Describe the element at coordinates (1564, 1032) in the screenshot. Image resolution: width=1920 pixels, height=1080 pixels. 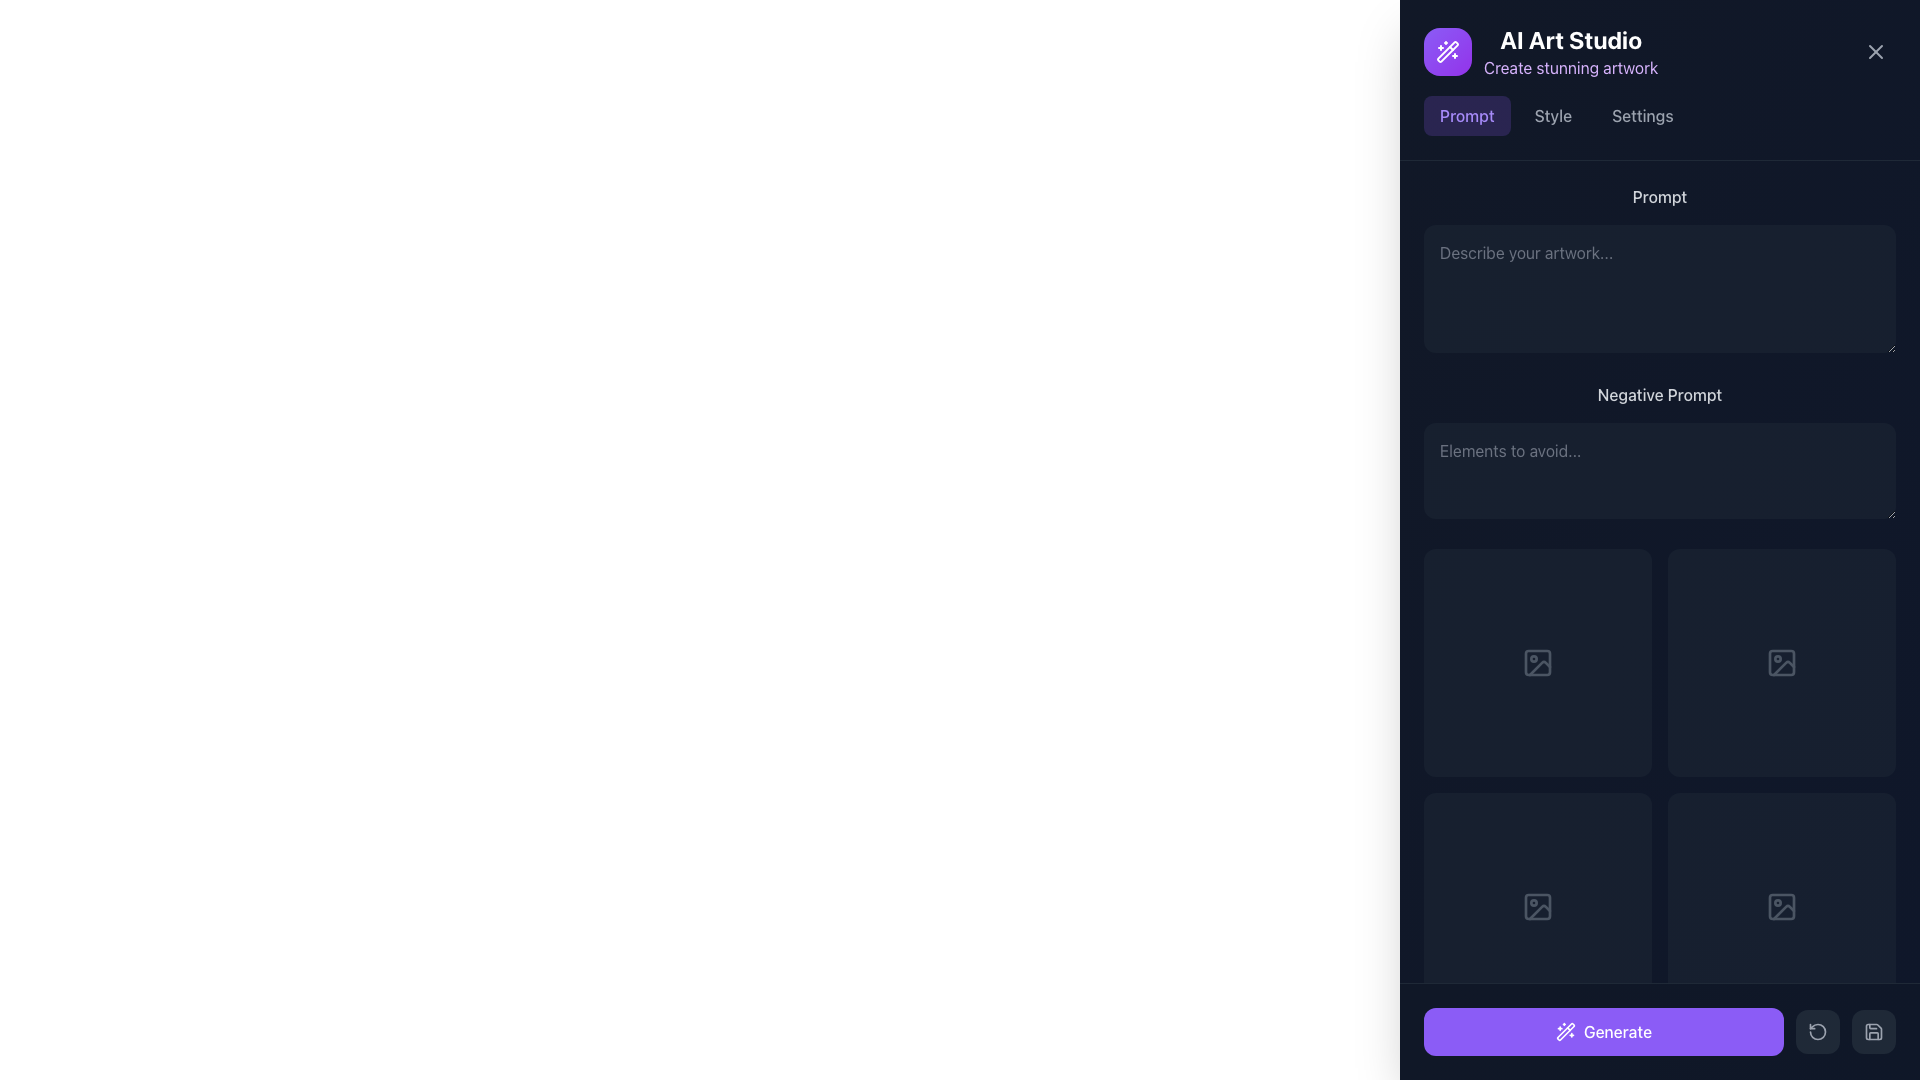
I see `the magic wand icon with sparkles on the 'Generate' button to generate content` at that location.